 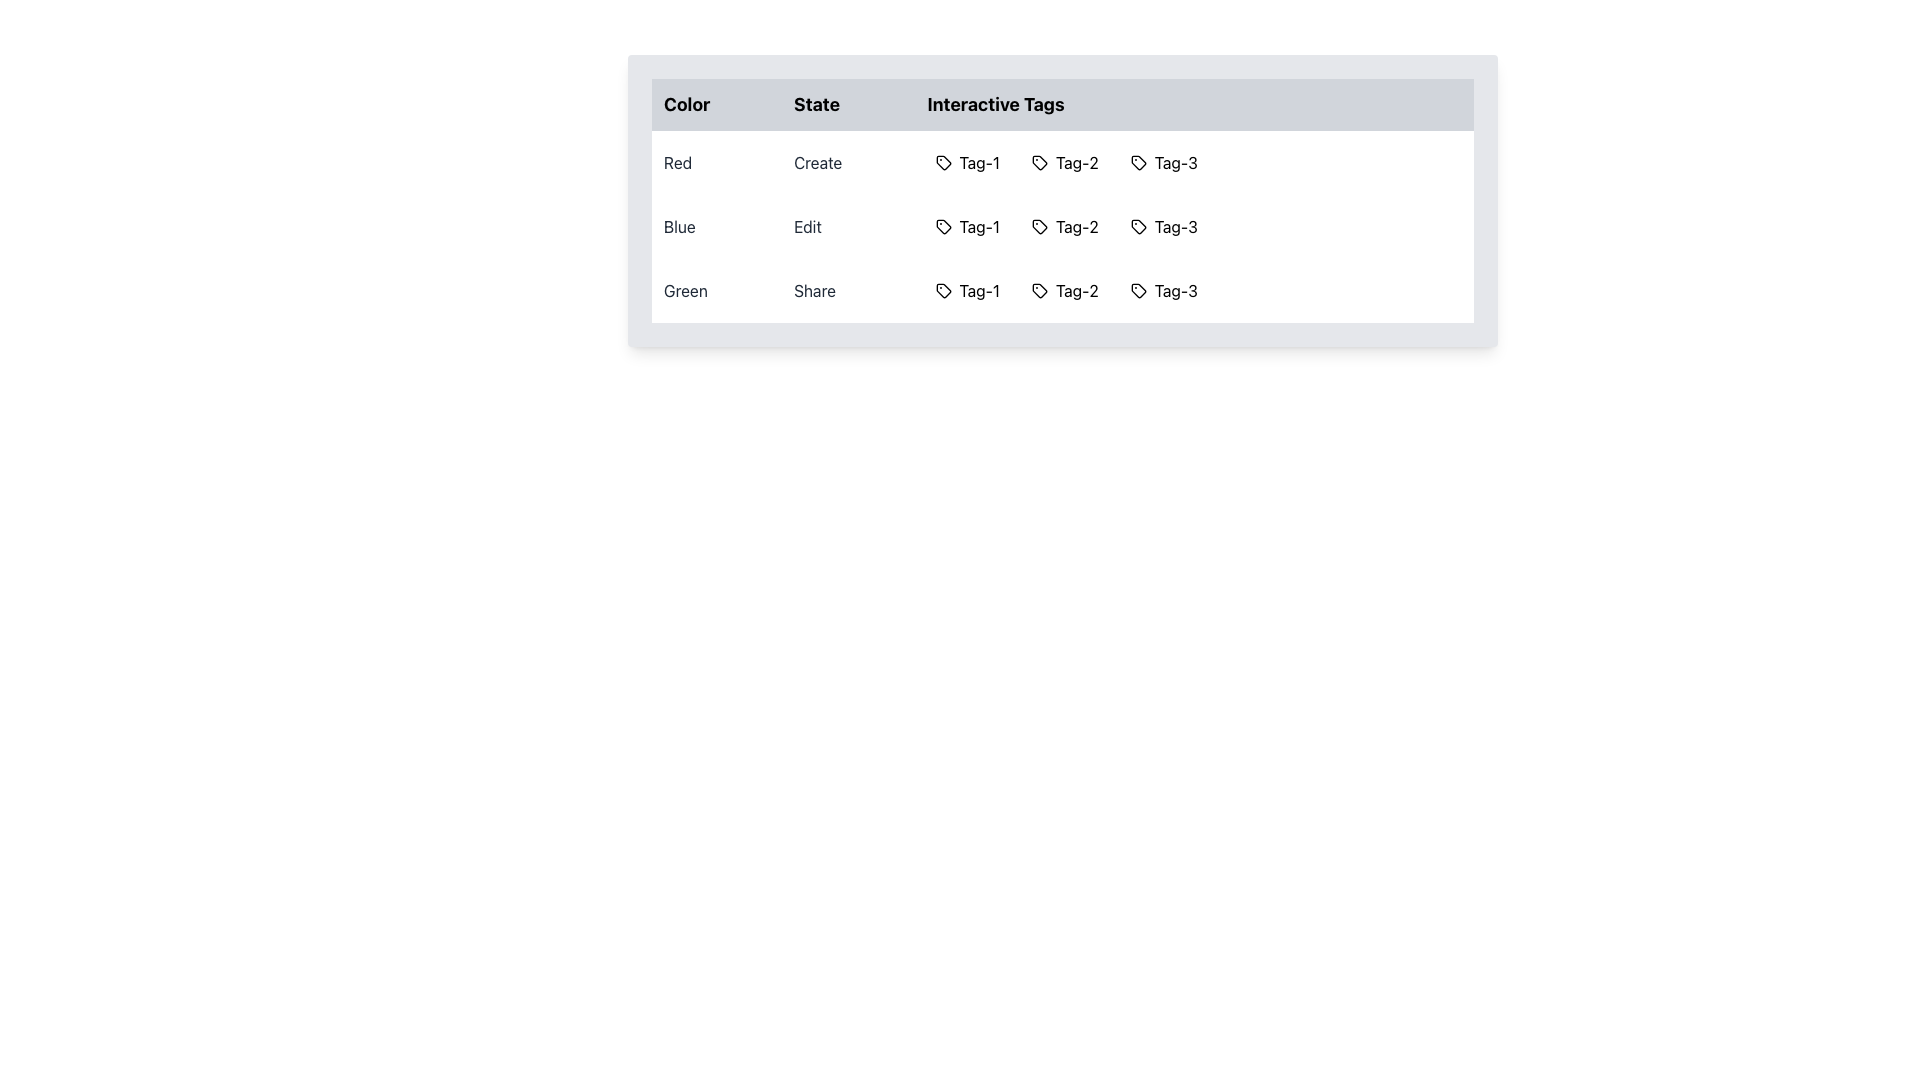 What do you see at coordinates (1038, 161) in the screenshot?
I see `the second SVG Icon in the first row under the 'Interactive Tags' column` at bounding box center [1038, 161].